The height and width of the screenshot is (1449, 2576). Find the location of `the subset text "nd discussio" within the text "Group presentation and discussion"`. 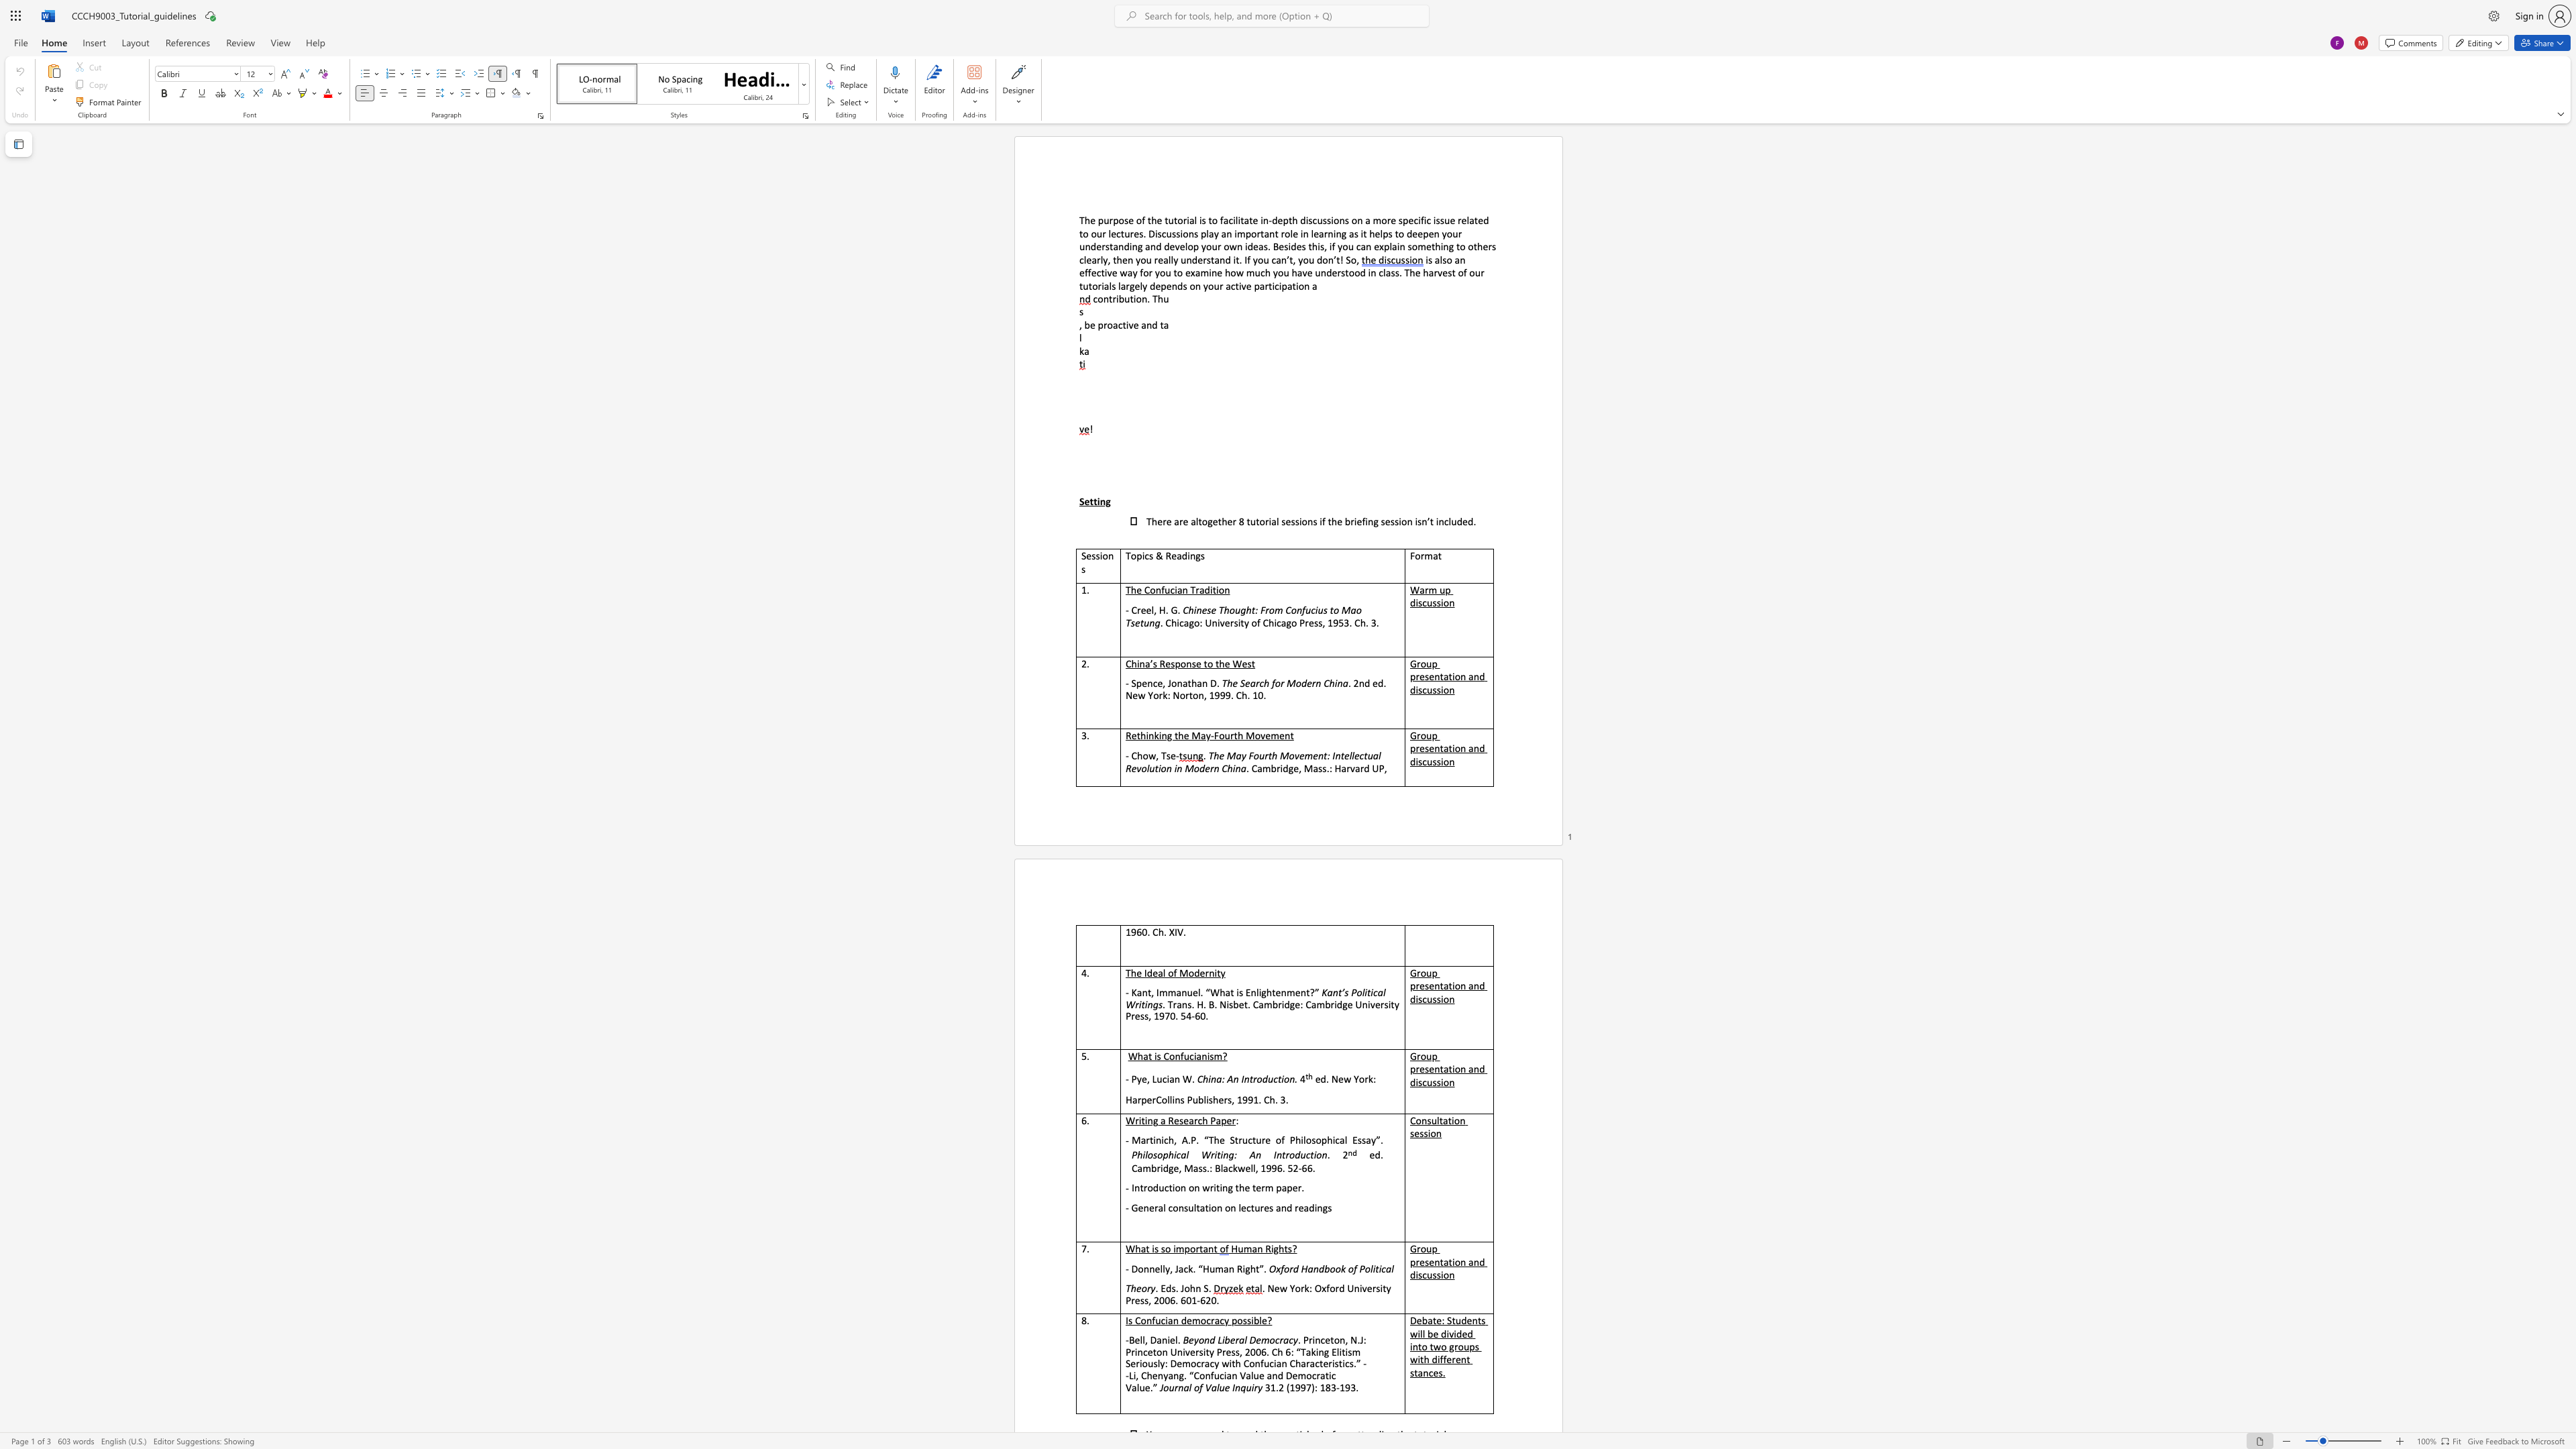

the subset text "nd discussio" within the text "Group presentation and discussion" is located at coordinates (1472, 985).